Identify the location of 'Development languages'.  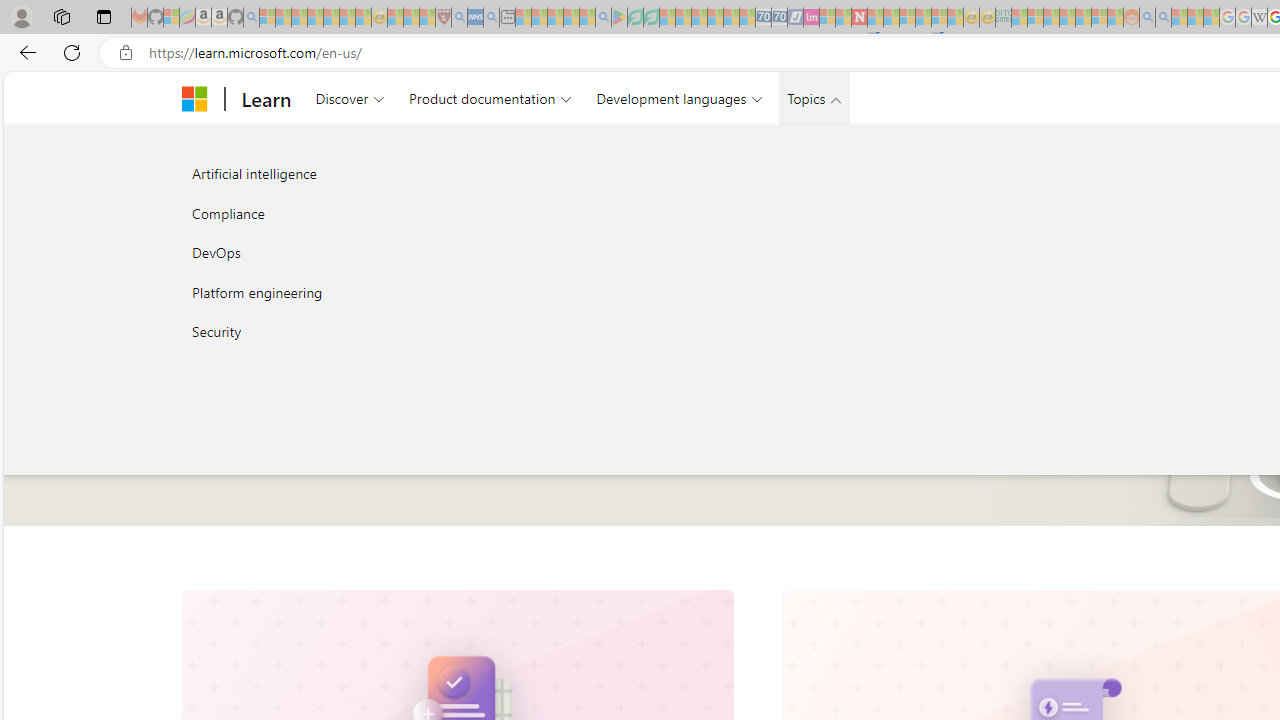
(679, 98).